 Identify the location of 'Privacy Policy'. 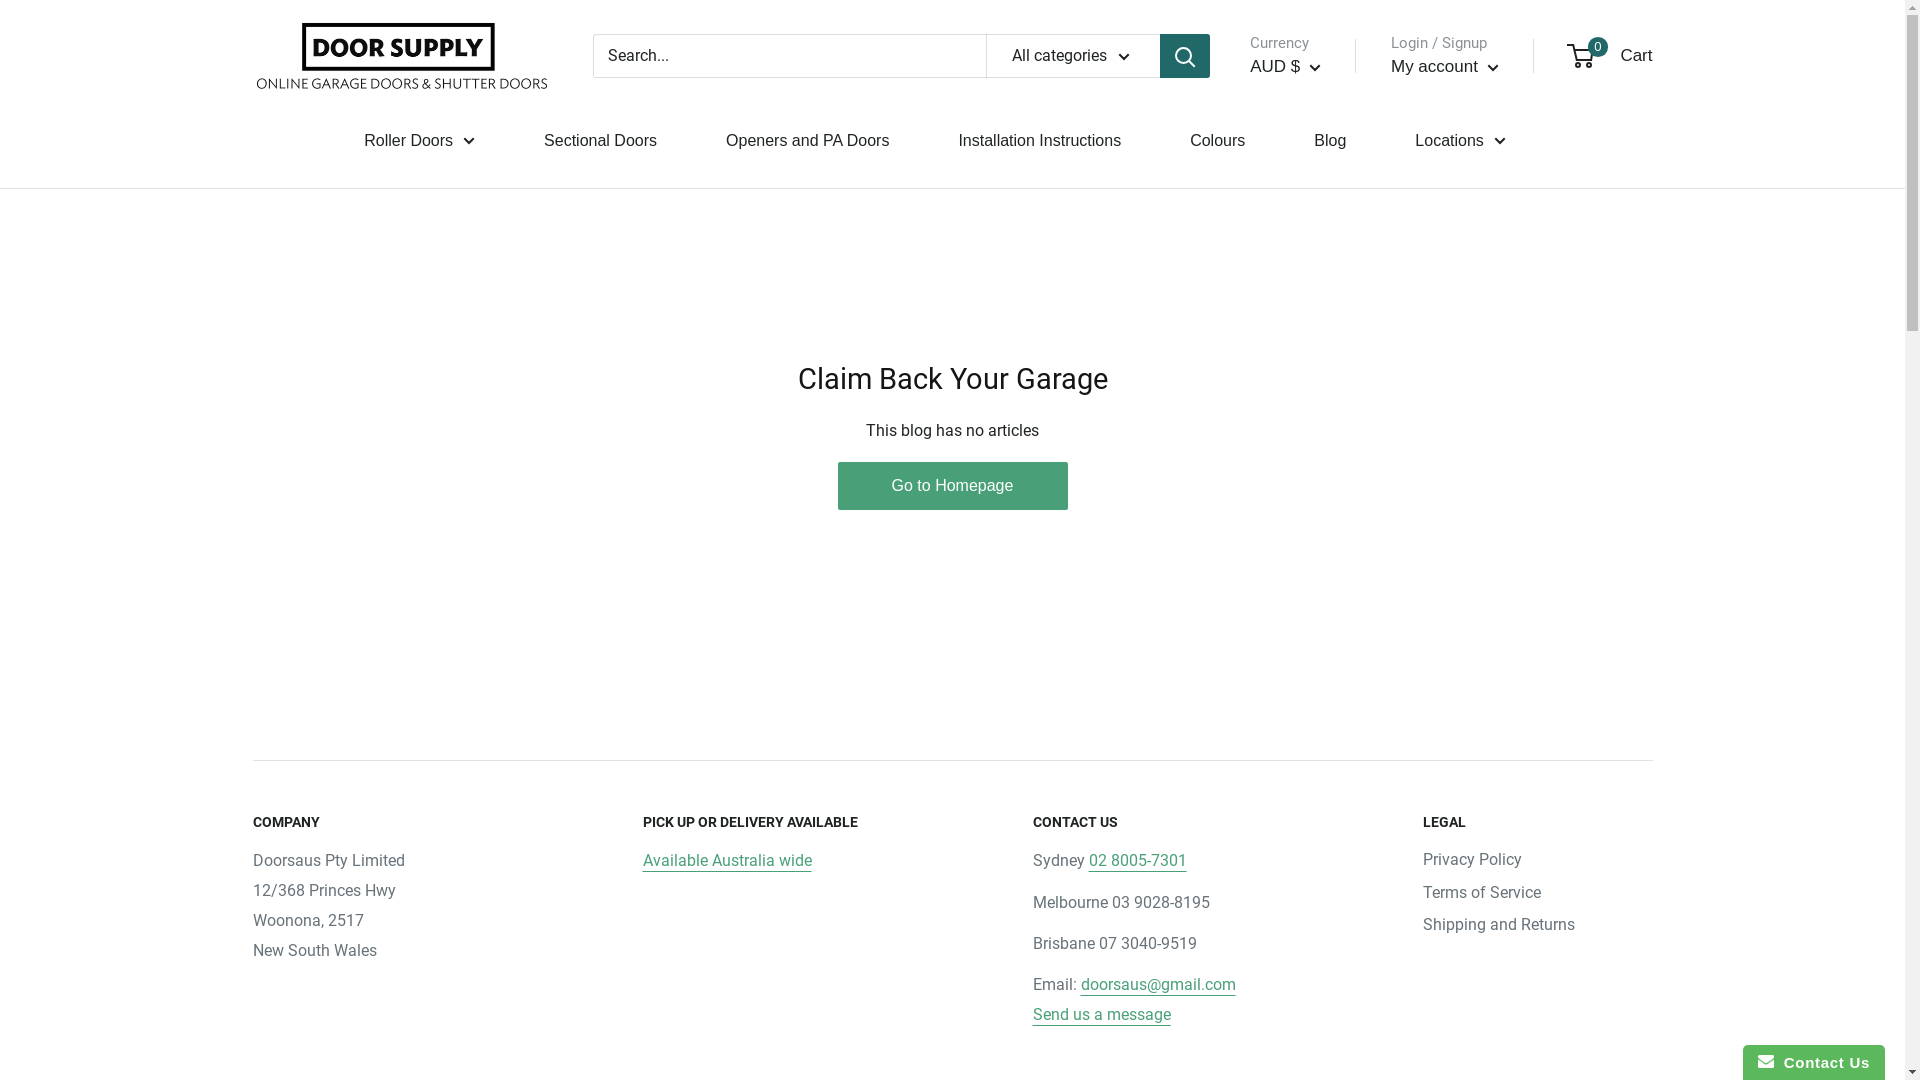
(1535, 859).